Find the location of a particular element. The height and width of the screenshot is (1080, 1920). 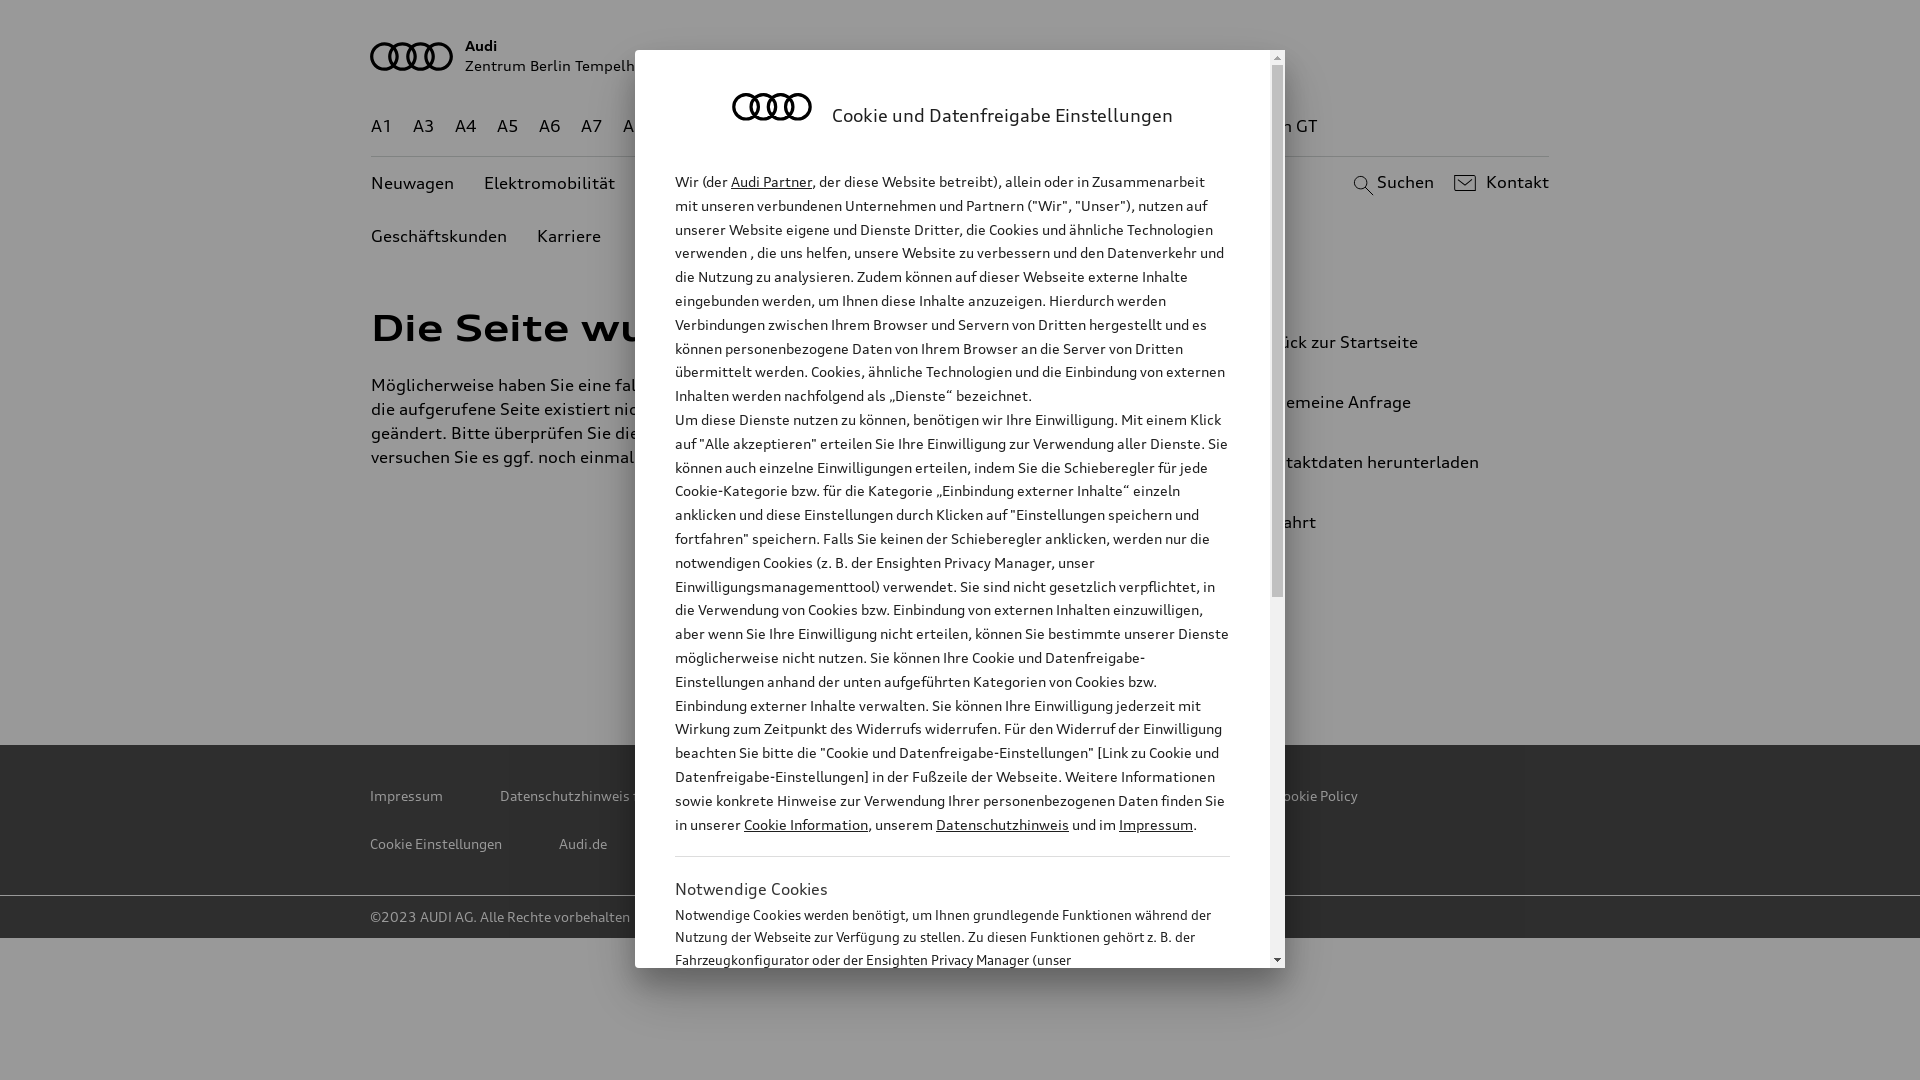

'Audi Partner' is located at coordinates (770, 181).